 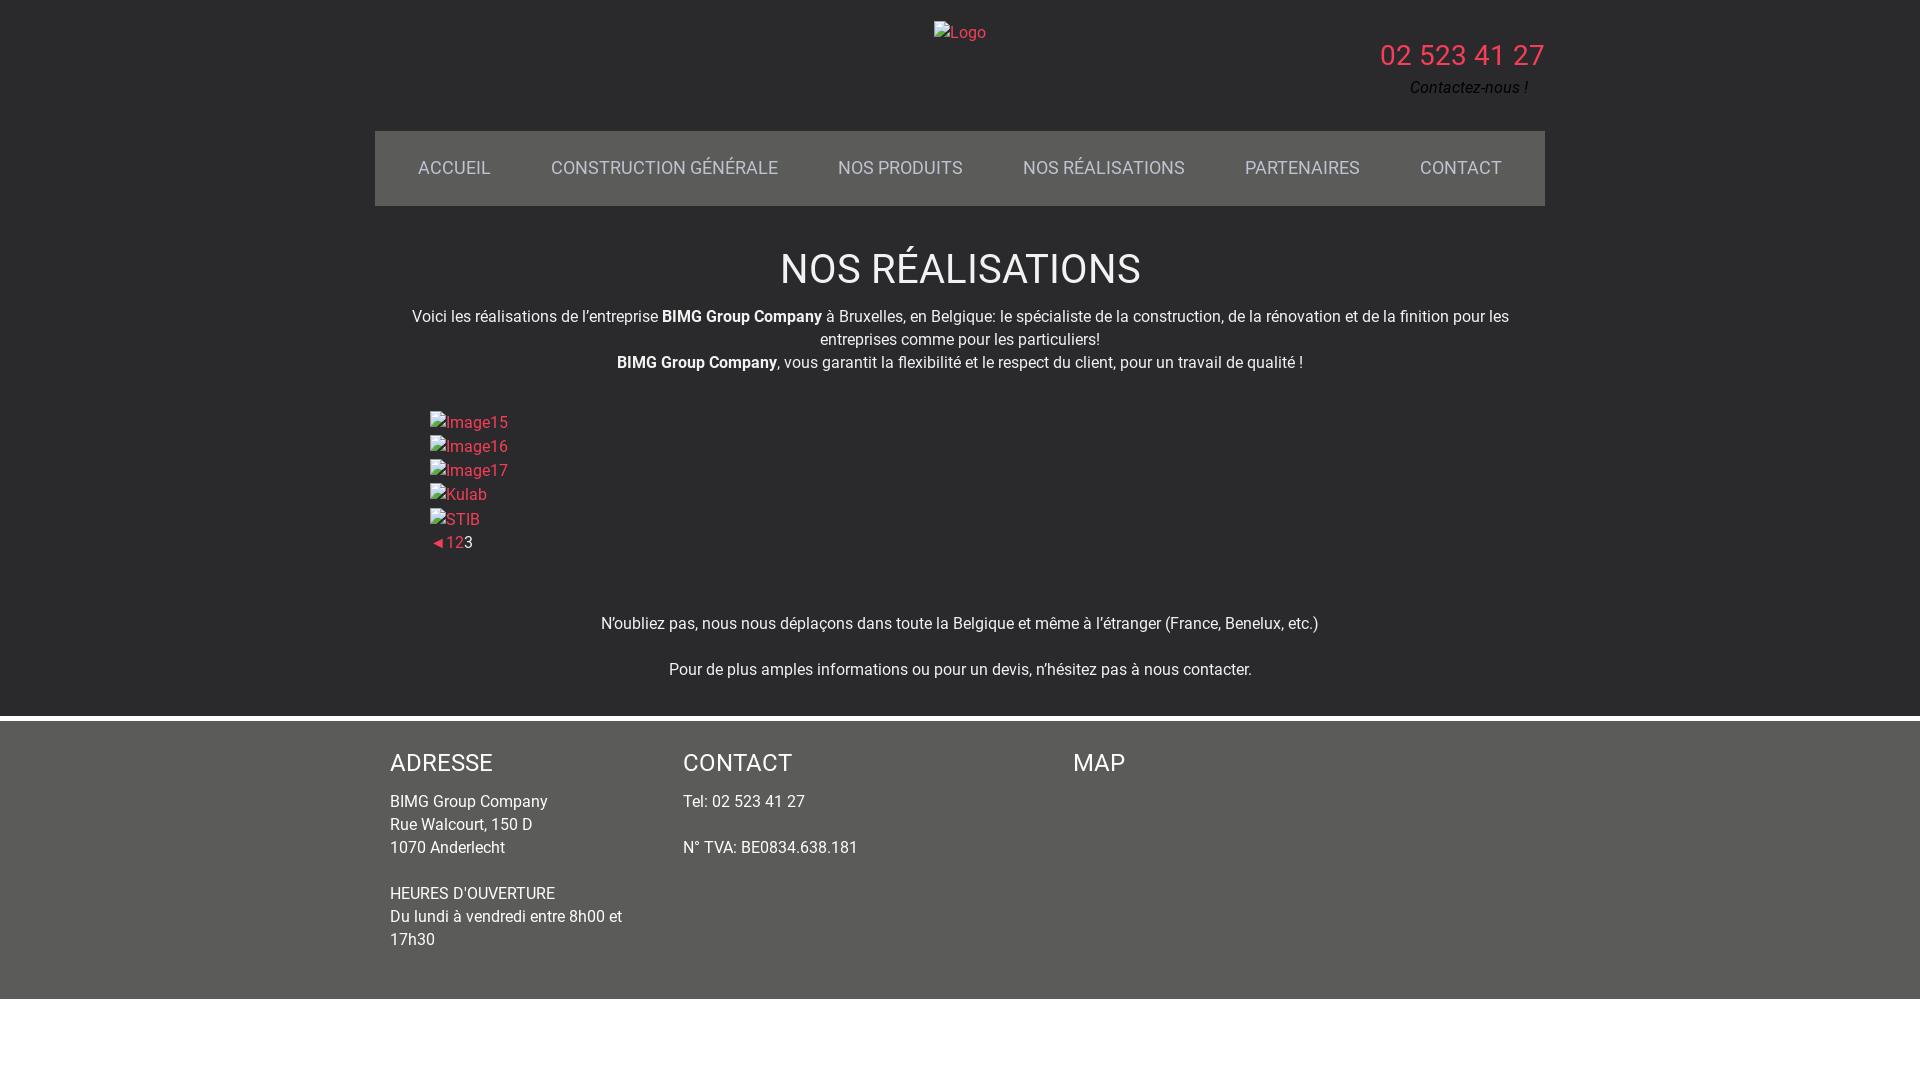 What do you see at coordinates (468, 445) in the screenshot?
I see `'Image16'` at bounding box center [468, 445].